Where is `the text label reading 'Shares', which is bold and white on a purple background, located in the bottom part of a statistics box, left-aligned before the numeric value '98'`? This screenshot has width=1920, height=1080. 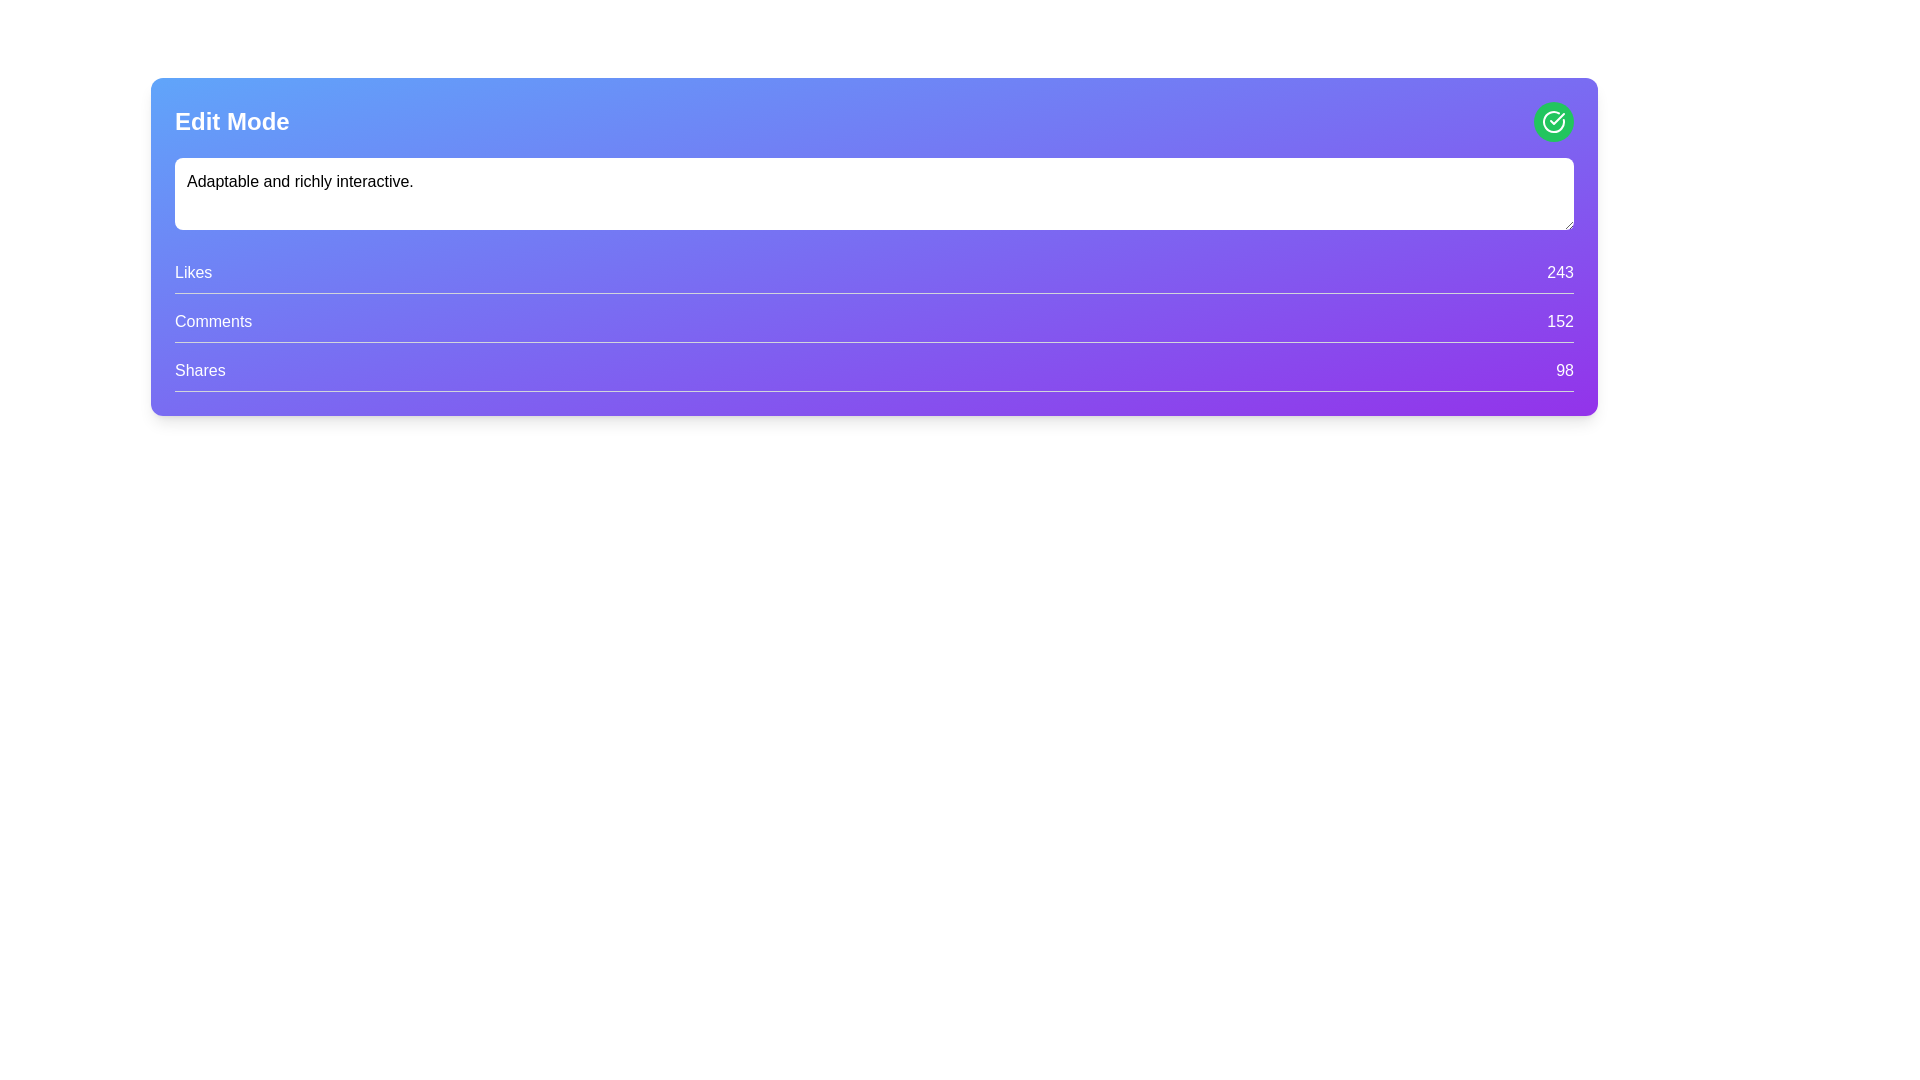
the text label reading 'Shares', which is bold and white on a purple background, located in the bottom part of a statistics box, left-aligned before the numeric value '98' is located at coordinates (200, 370).